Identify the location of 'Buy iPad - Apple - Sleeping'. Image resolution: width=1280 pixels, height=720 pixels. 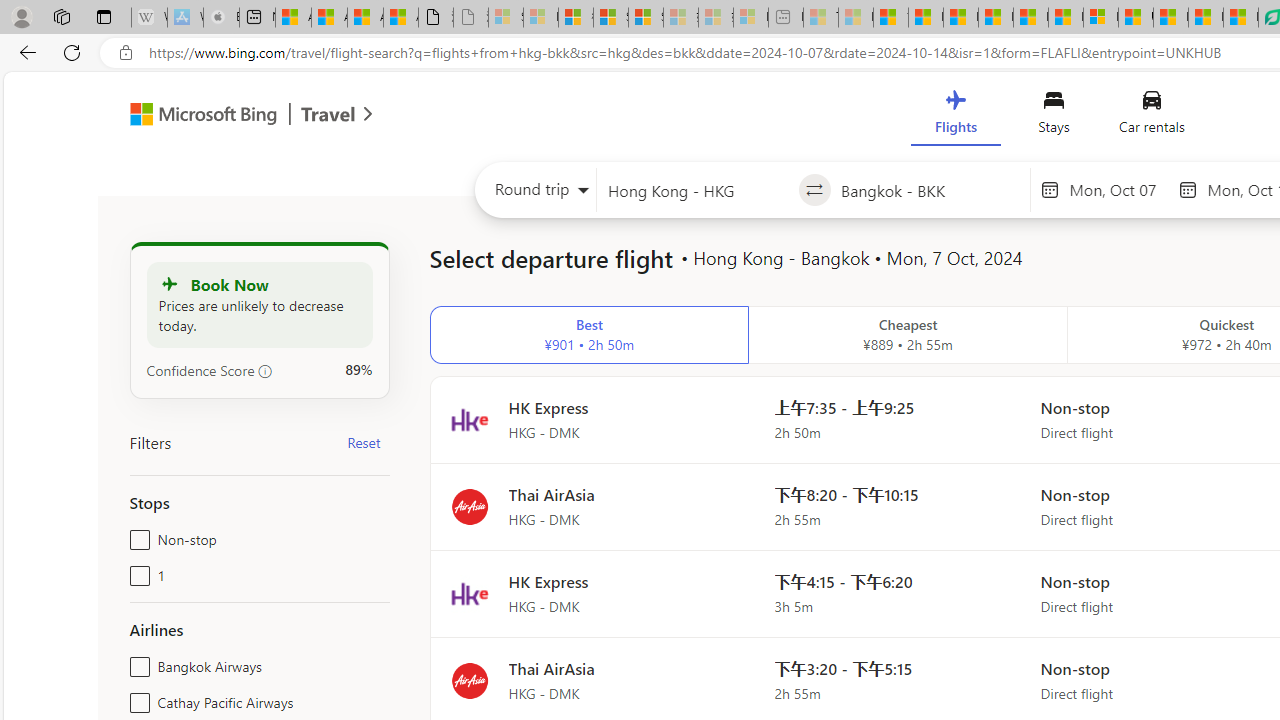
(221, 17).